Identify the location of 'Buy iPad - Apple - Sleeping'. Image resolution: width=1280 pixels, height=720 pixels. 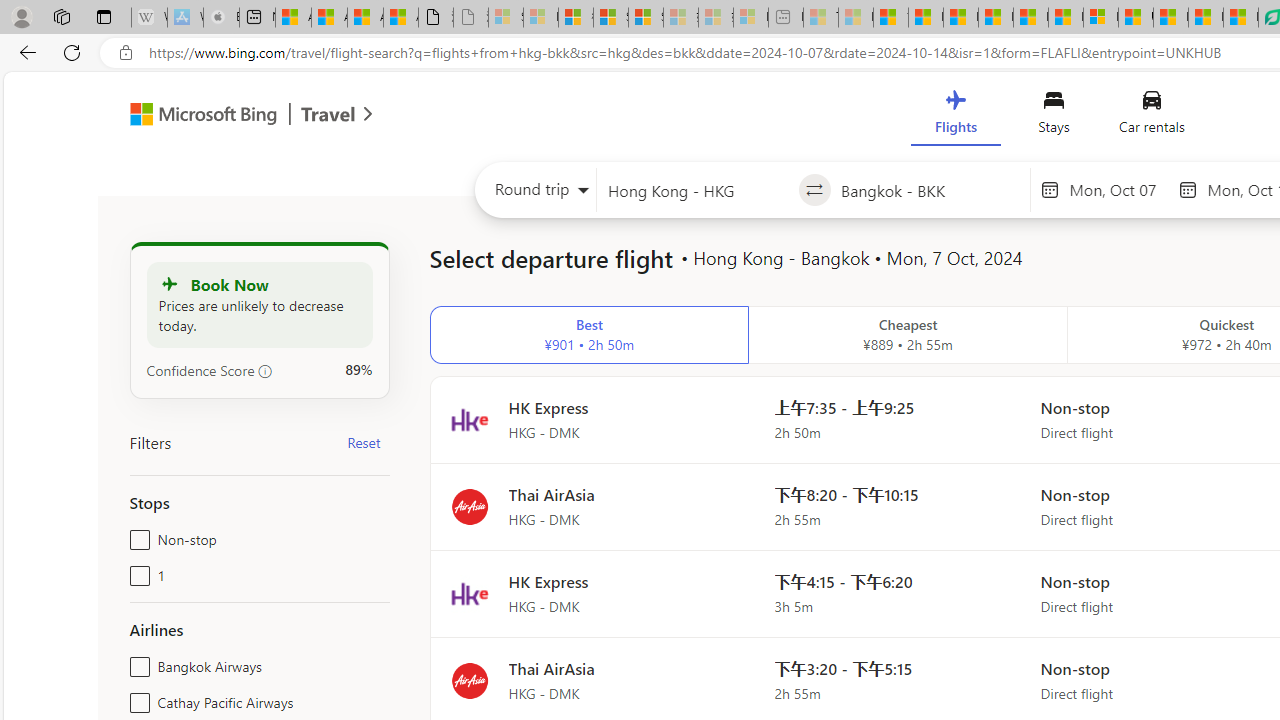
(221, 17).